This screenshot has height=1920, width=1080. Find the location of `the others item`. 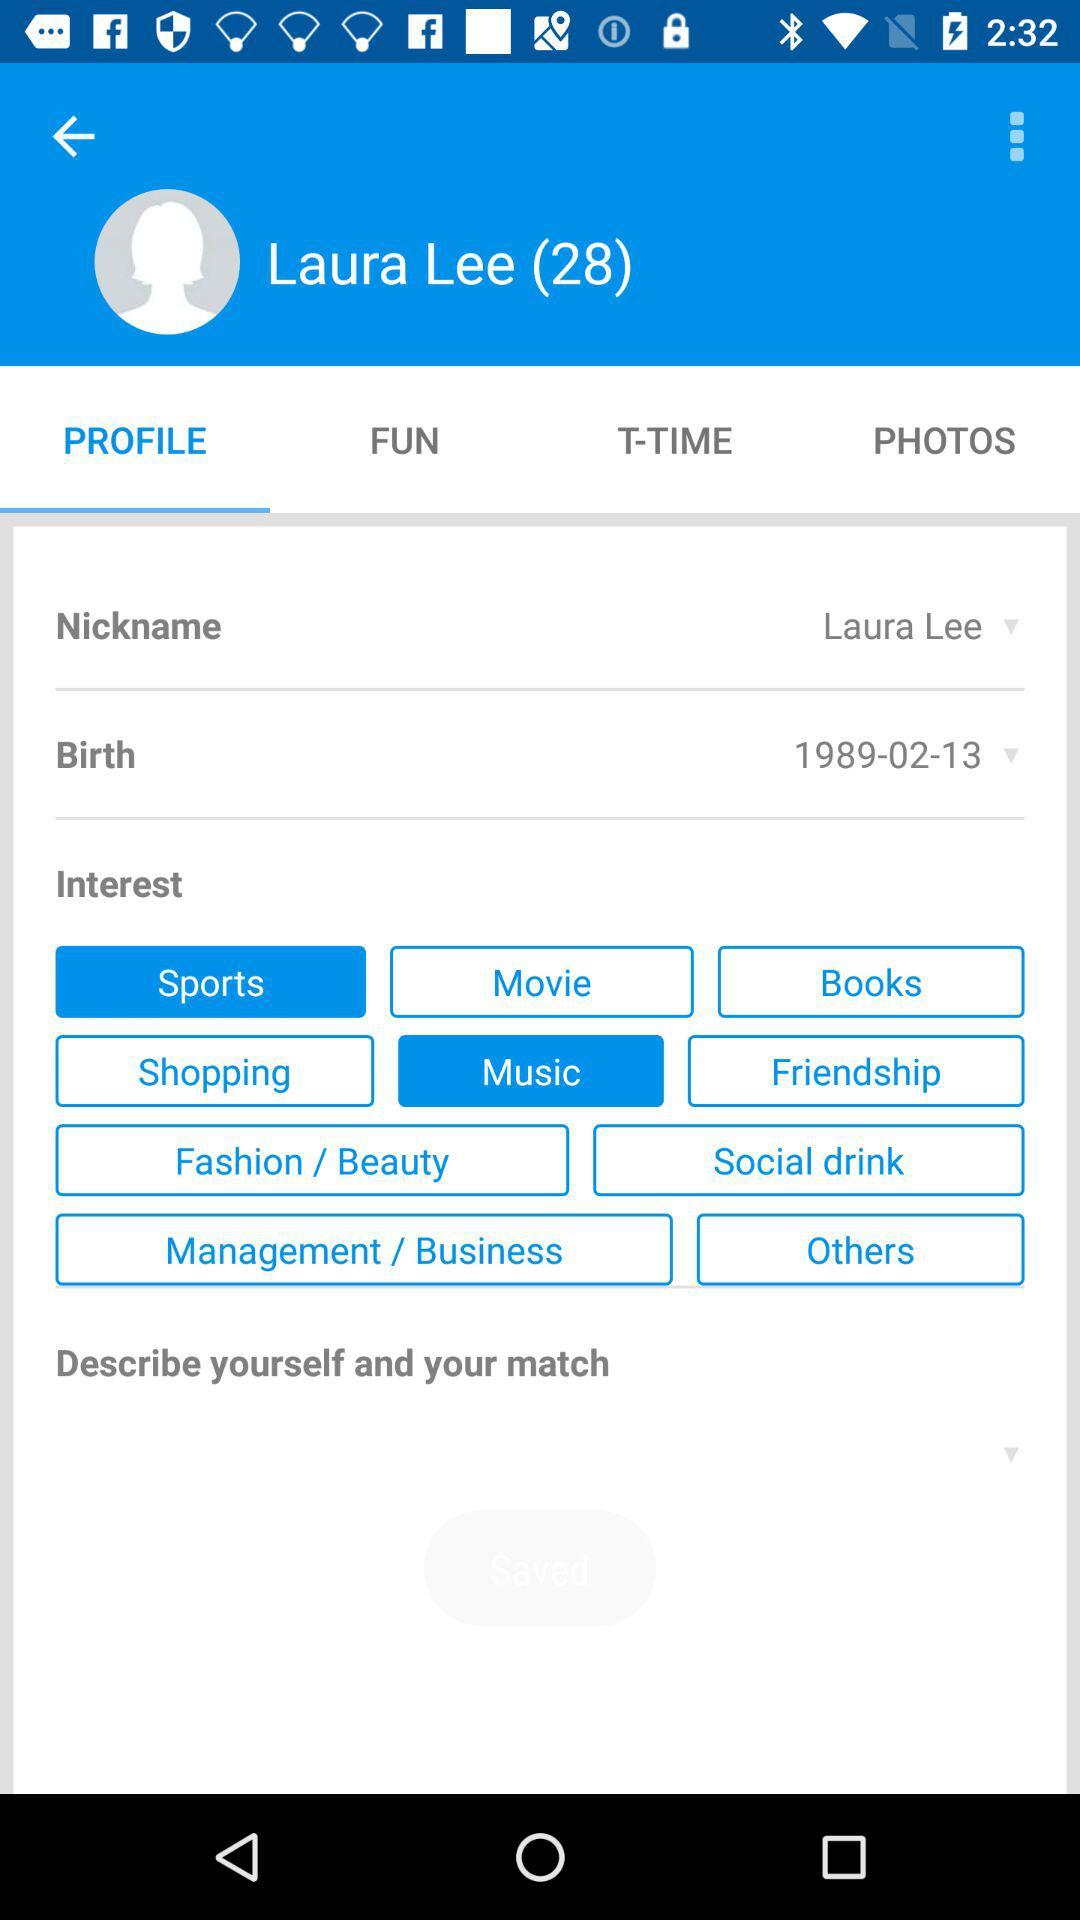

the others item is located at coordinates (859, 1248).